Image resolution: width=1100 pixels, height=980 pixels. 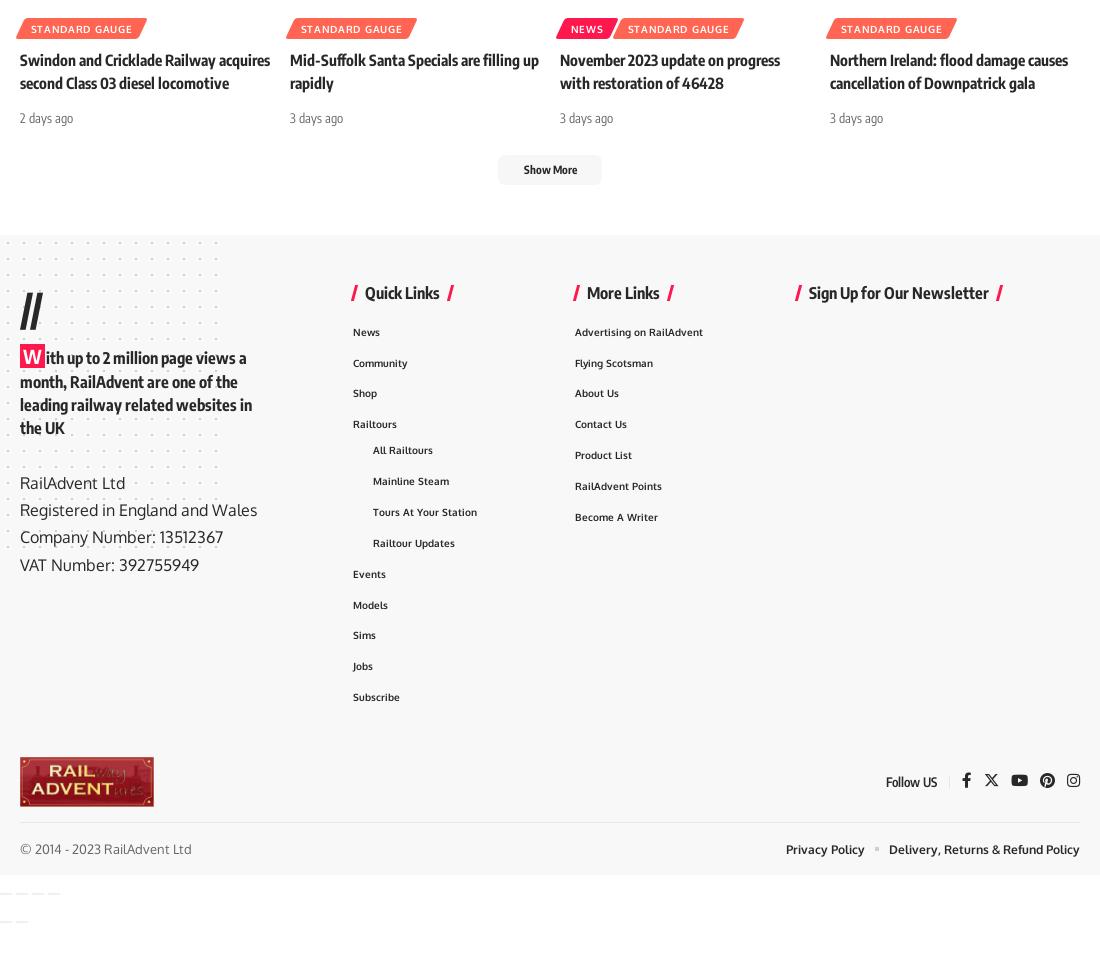 What do you see at coordinates (121, 573) in the screenshot?
I see `'Company Number: 13512367'` at bounding box center [121, 573].